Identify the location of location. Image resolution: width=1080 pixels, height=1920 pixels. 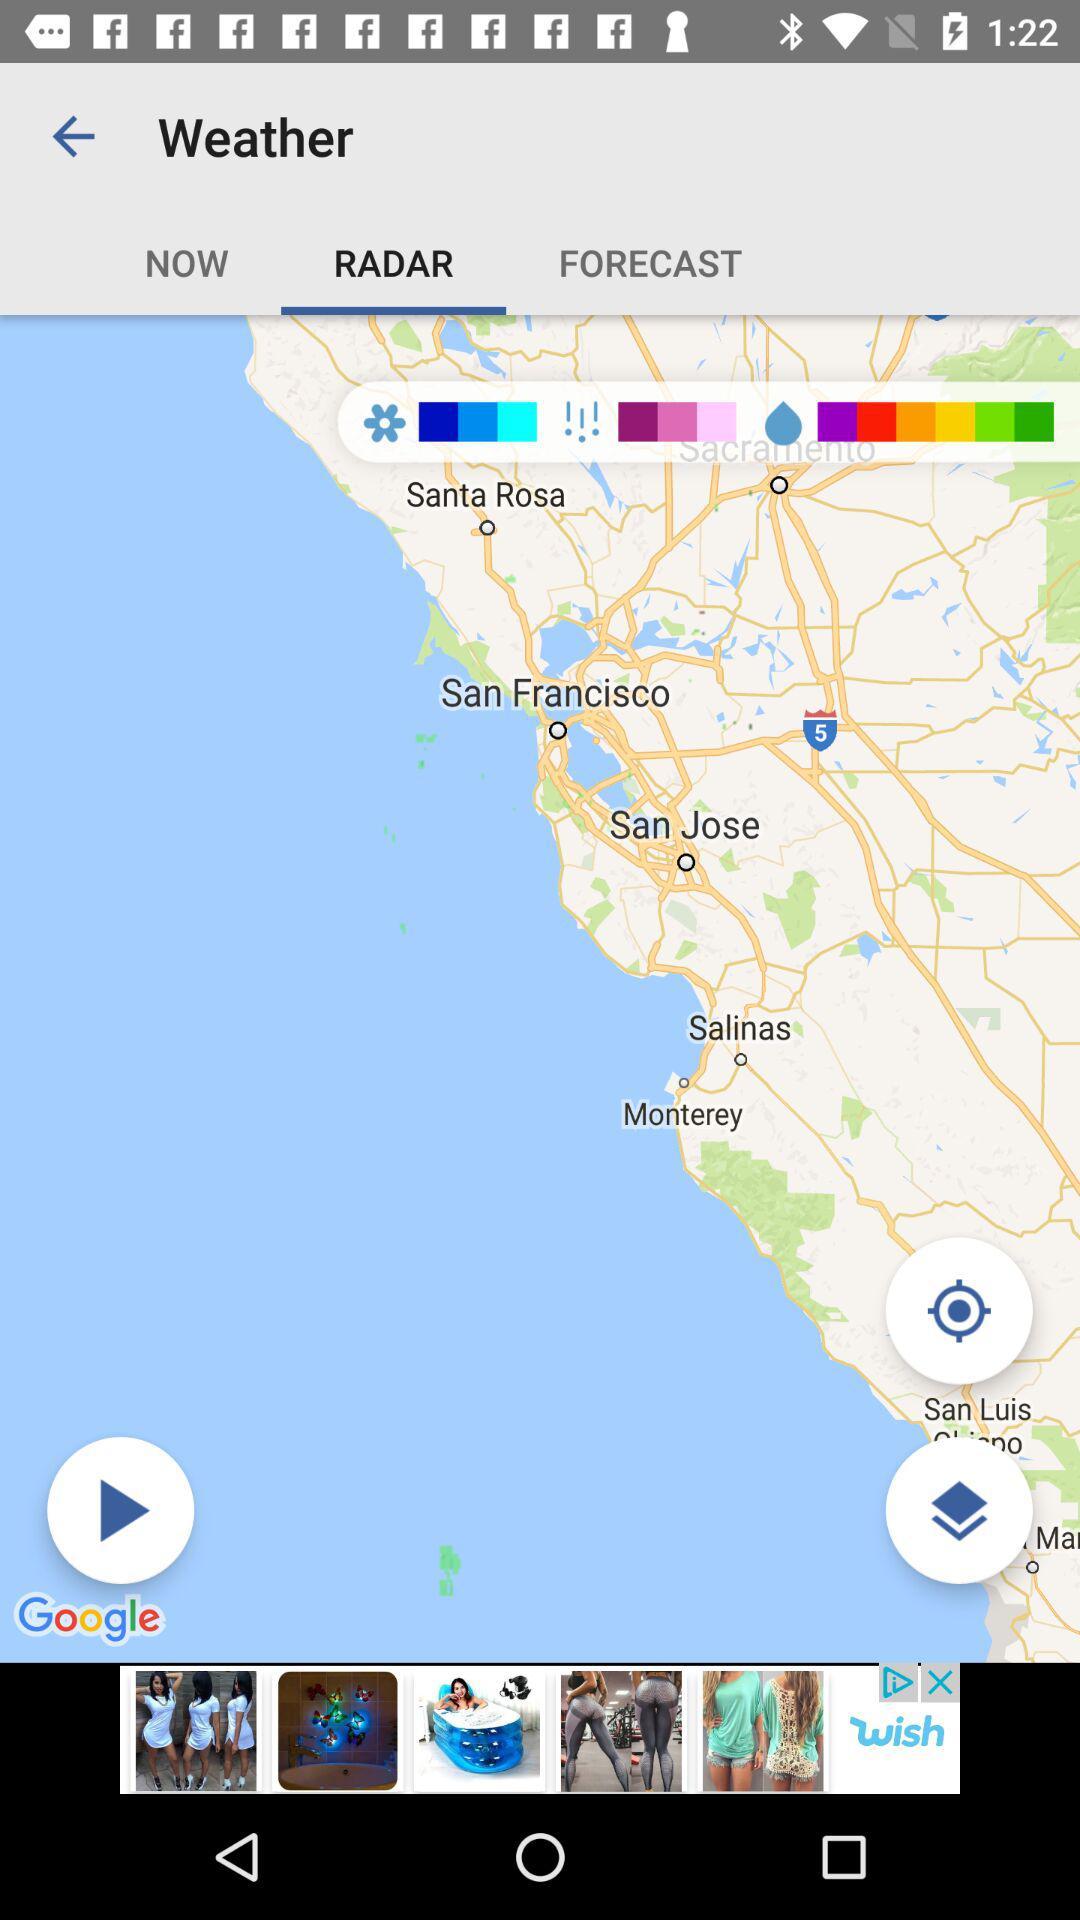
(958, 1310).